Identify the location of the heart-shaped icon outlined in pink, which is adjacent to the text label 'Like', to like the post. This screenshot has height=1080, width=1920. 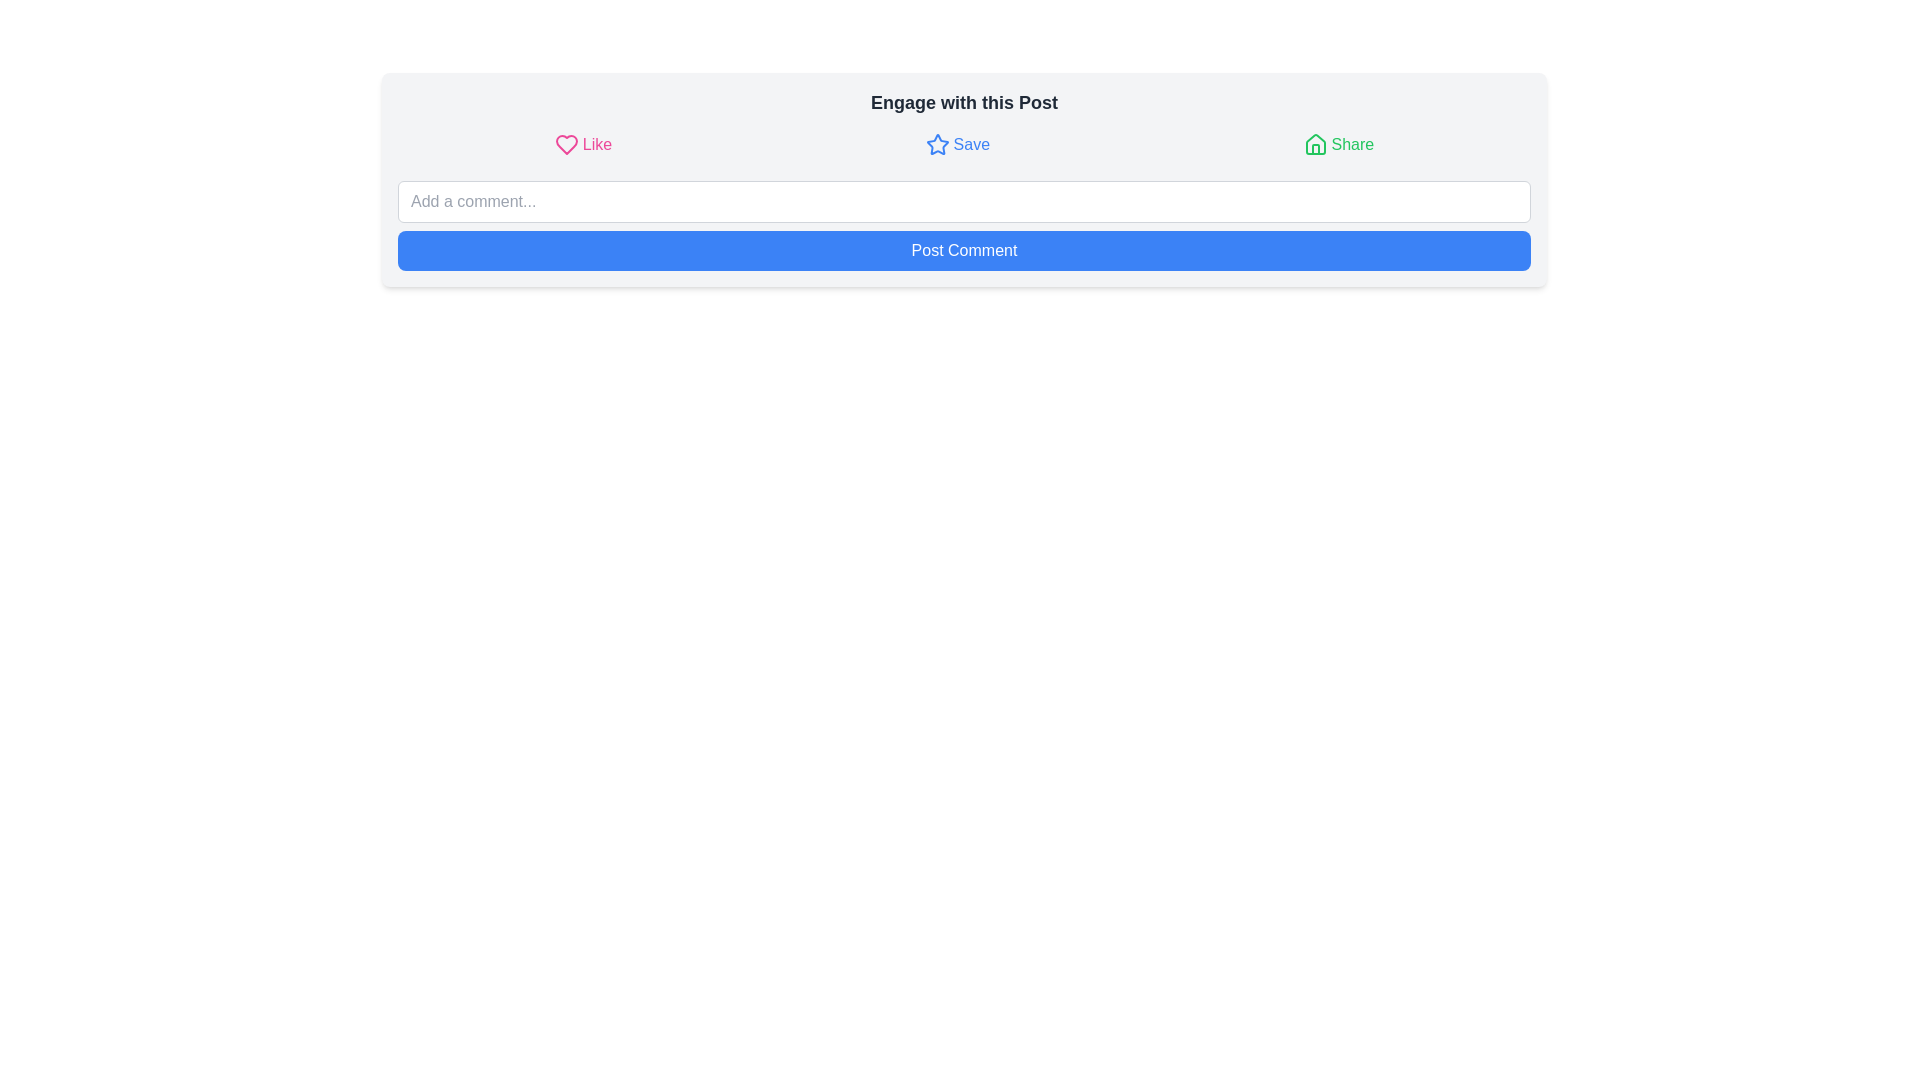
(565, 144).